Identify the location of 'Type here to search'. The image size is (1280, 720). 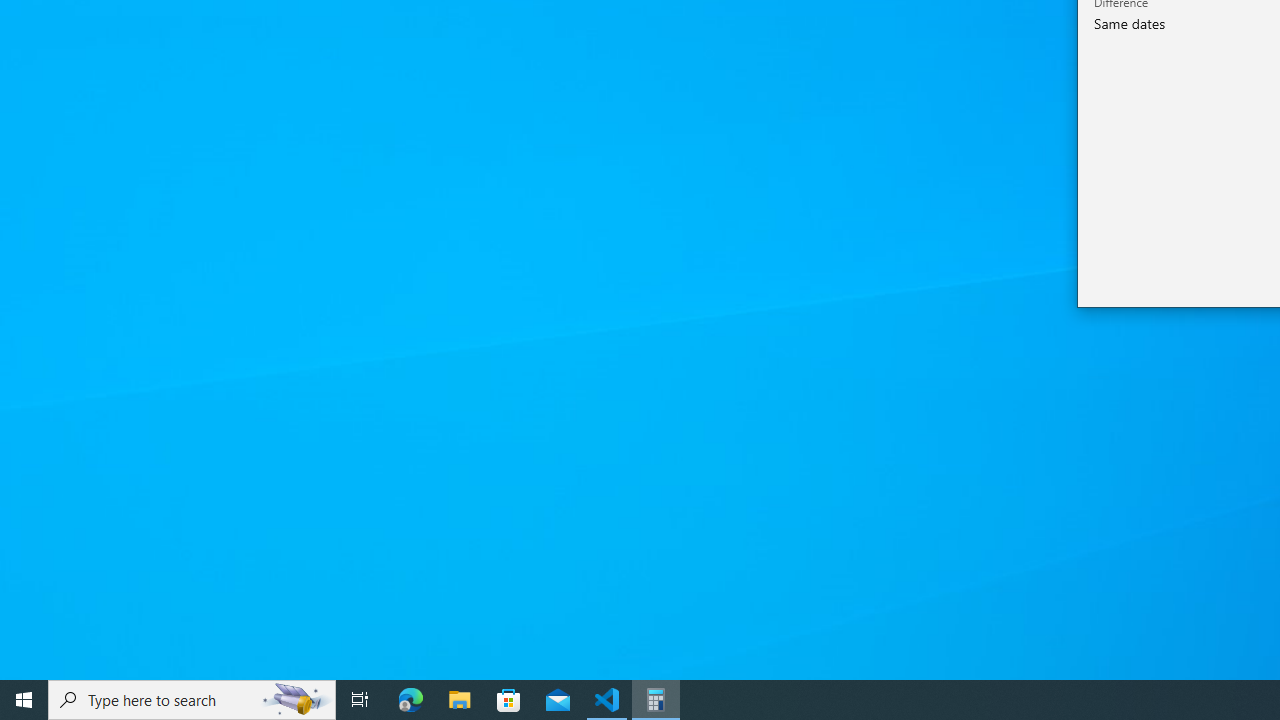
(192, 698).